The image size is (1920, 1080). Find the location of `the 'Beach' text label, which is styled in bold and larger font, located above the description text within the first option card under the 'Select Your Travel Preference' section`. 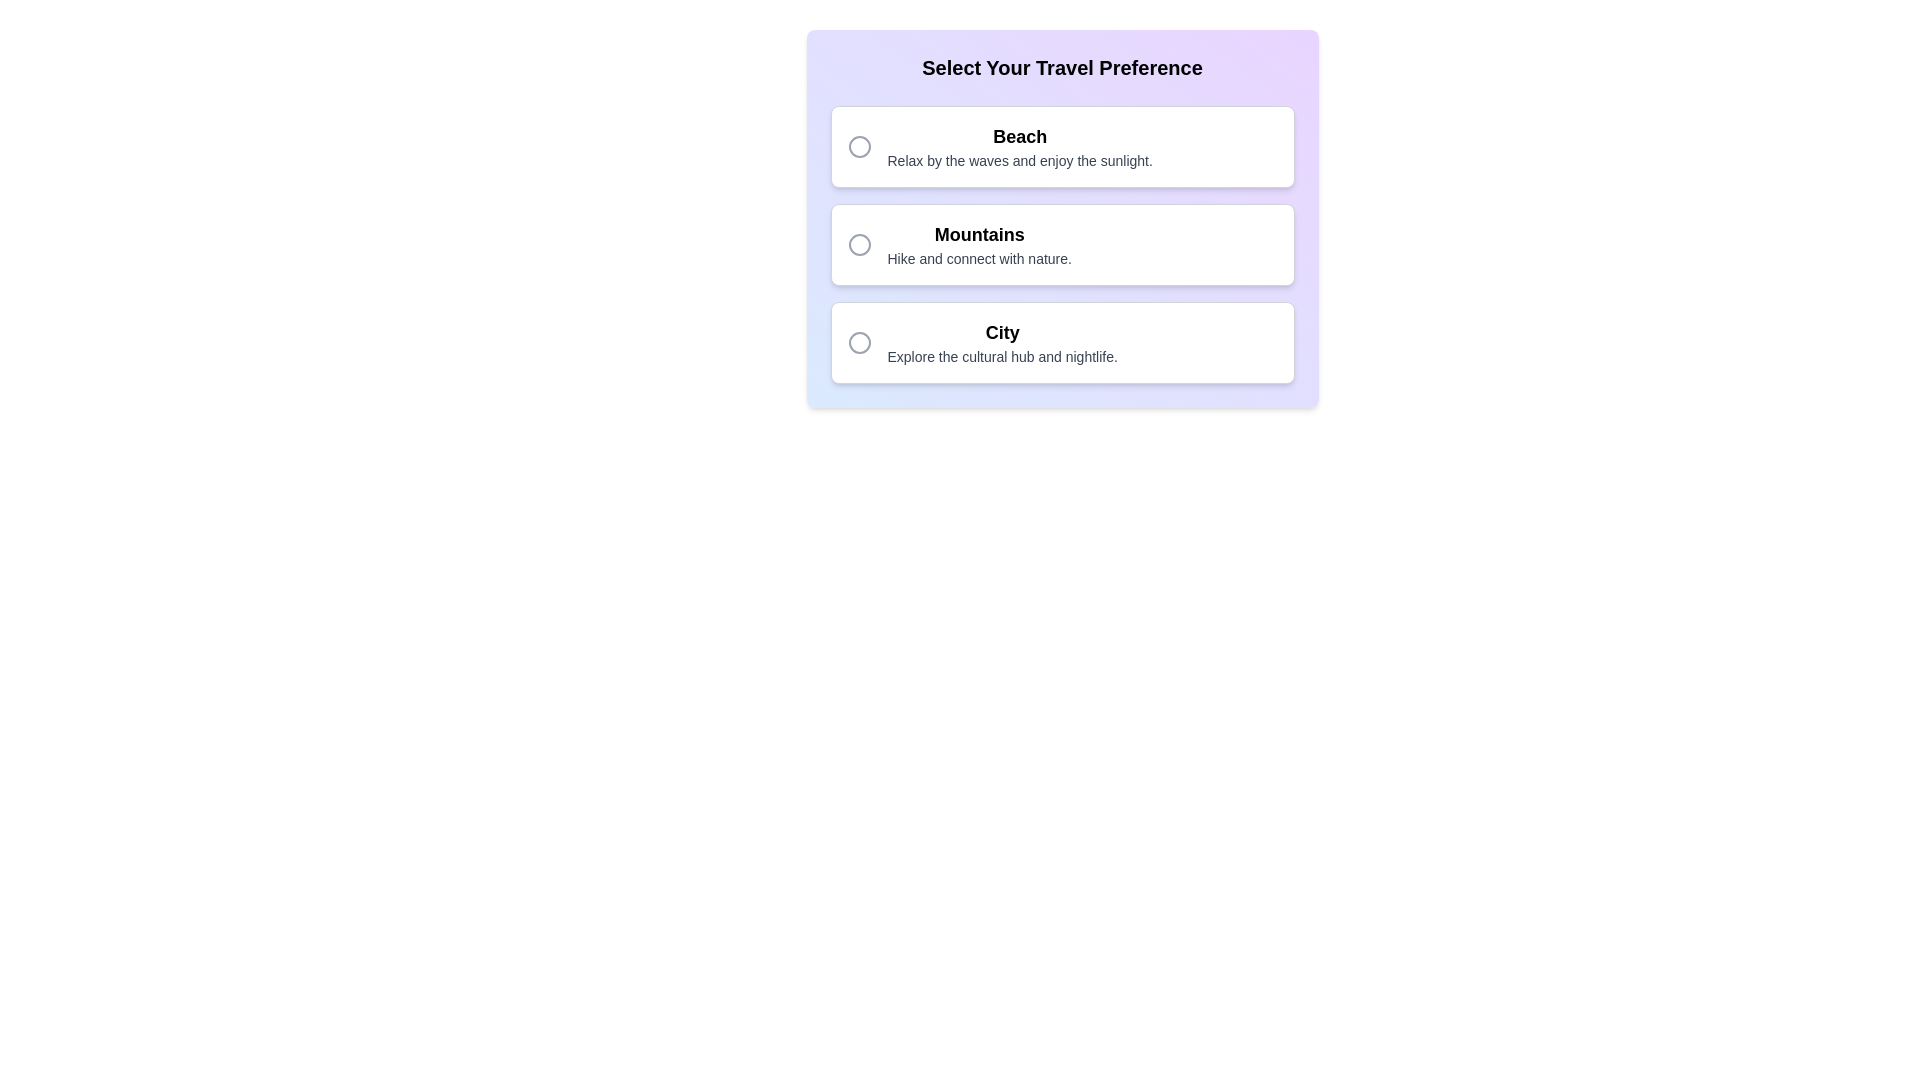

the 'Beach' text label, which is styled in bold and larger font, located above the description text within the first option card under the 'Select Your Travel Preference' section is located at coordinates (1020, 136).